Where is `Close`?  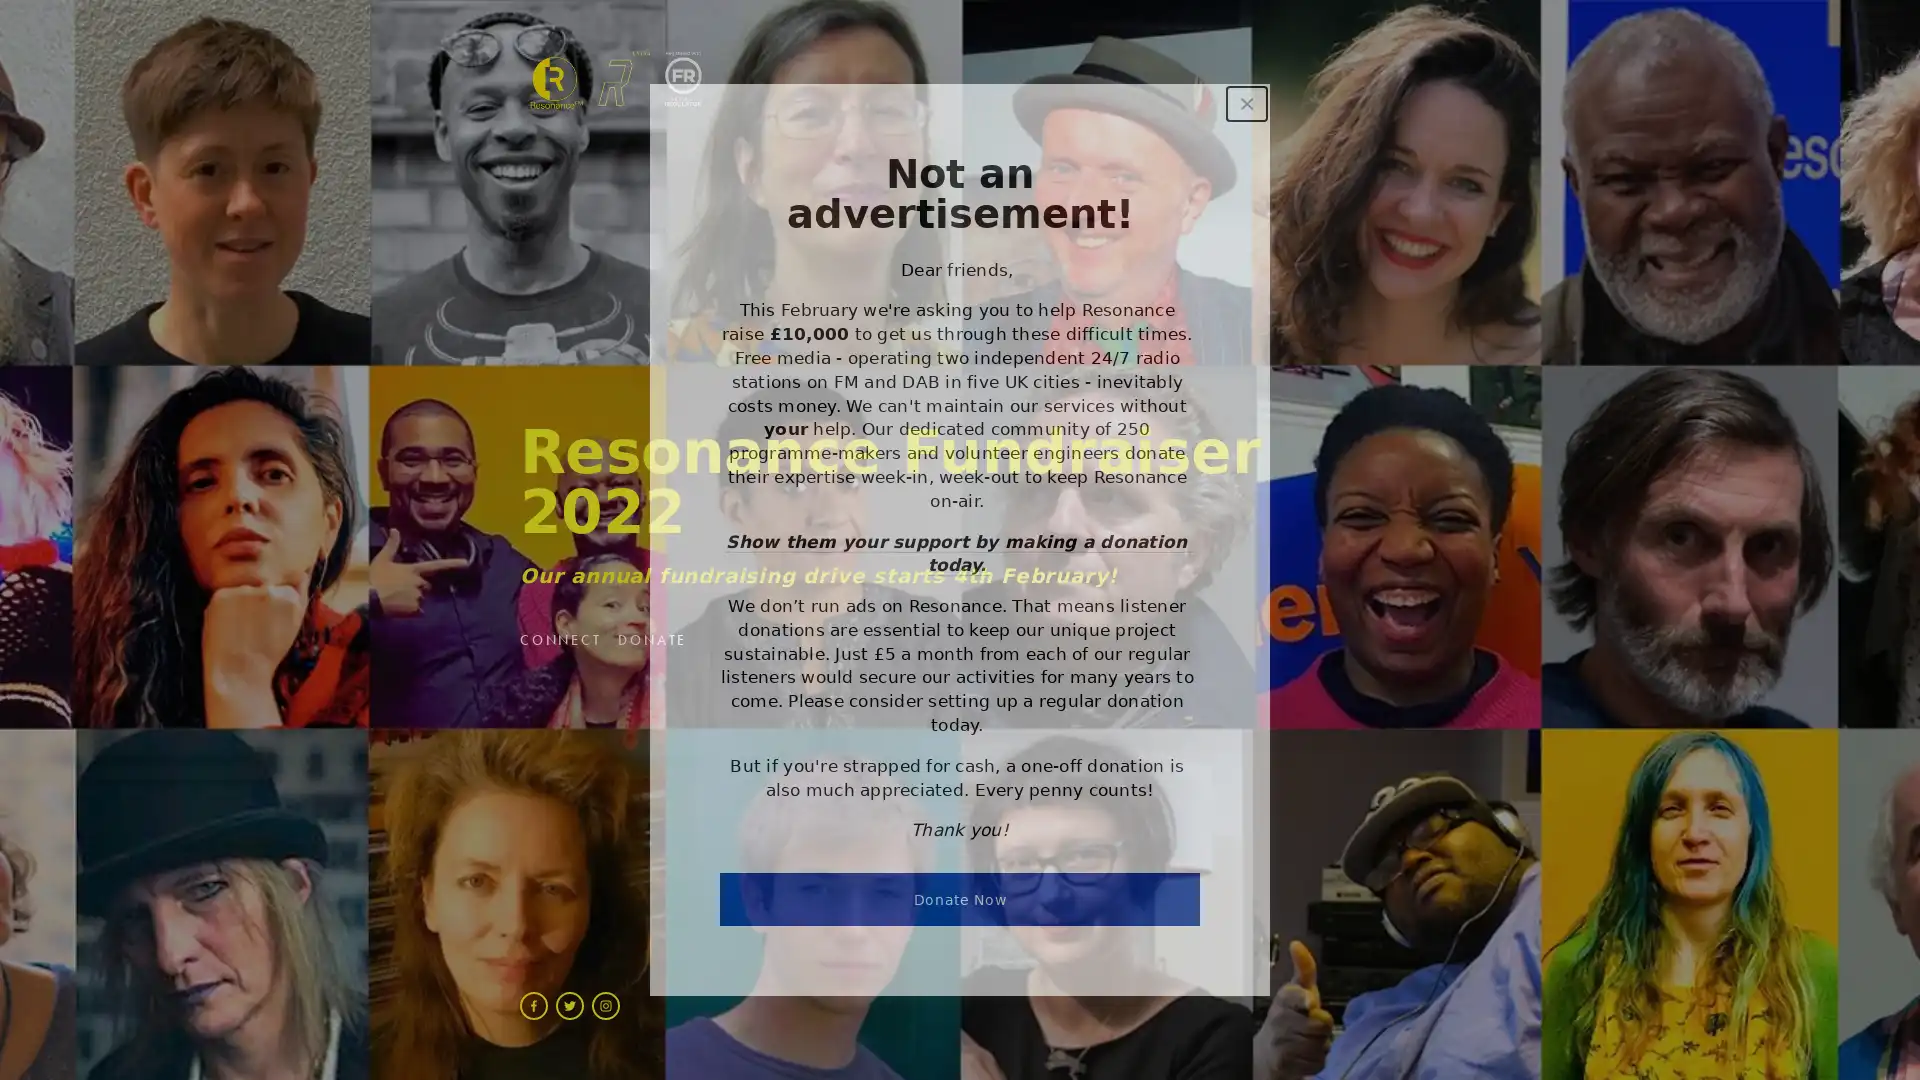
Close is located at coordinates (1245, 103).